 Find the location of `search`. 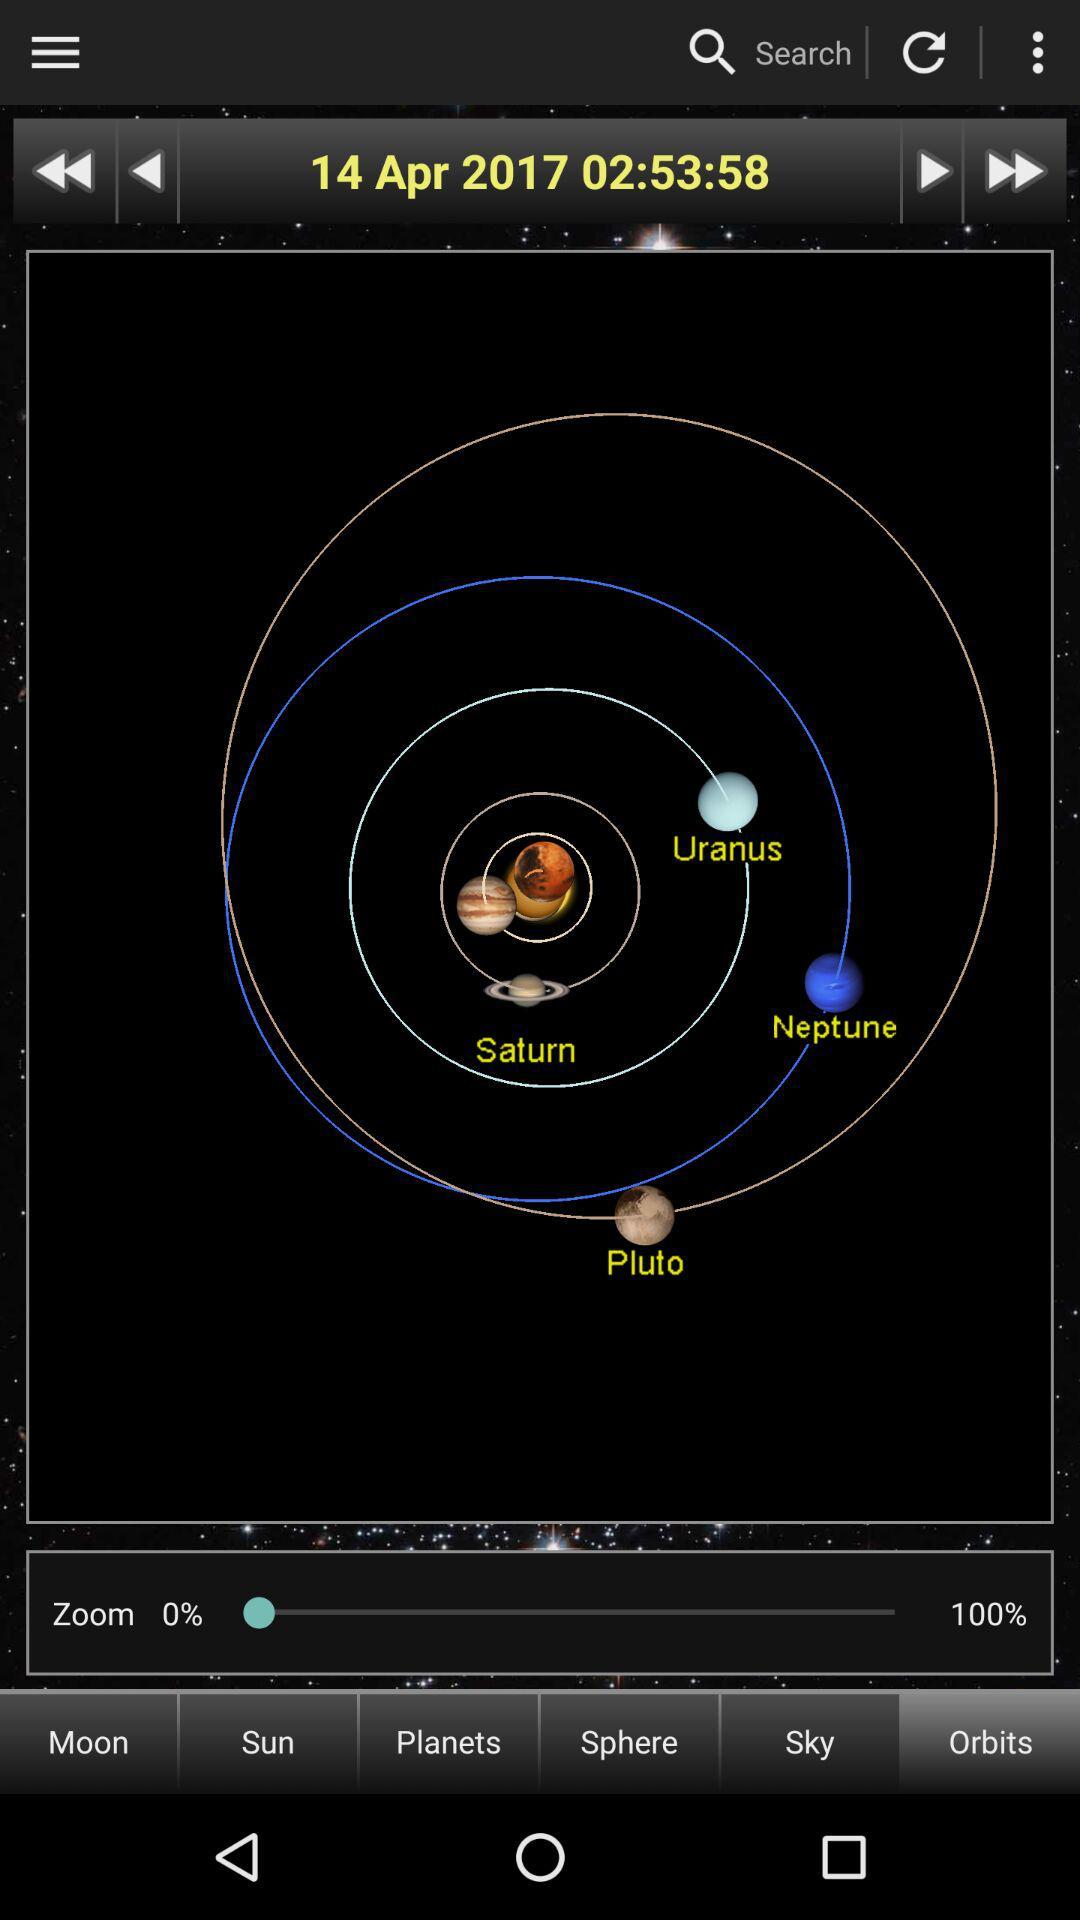

search is located at coordinates (712, 52).